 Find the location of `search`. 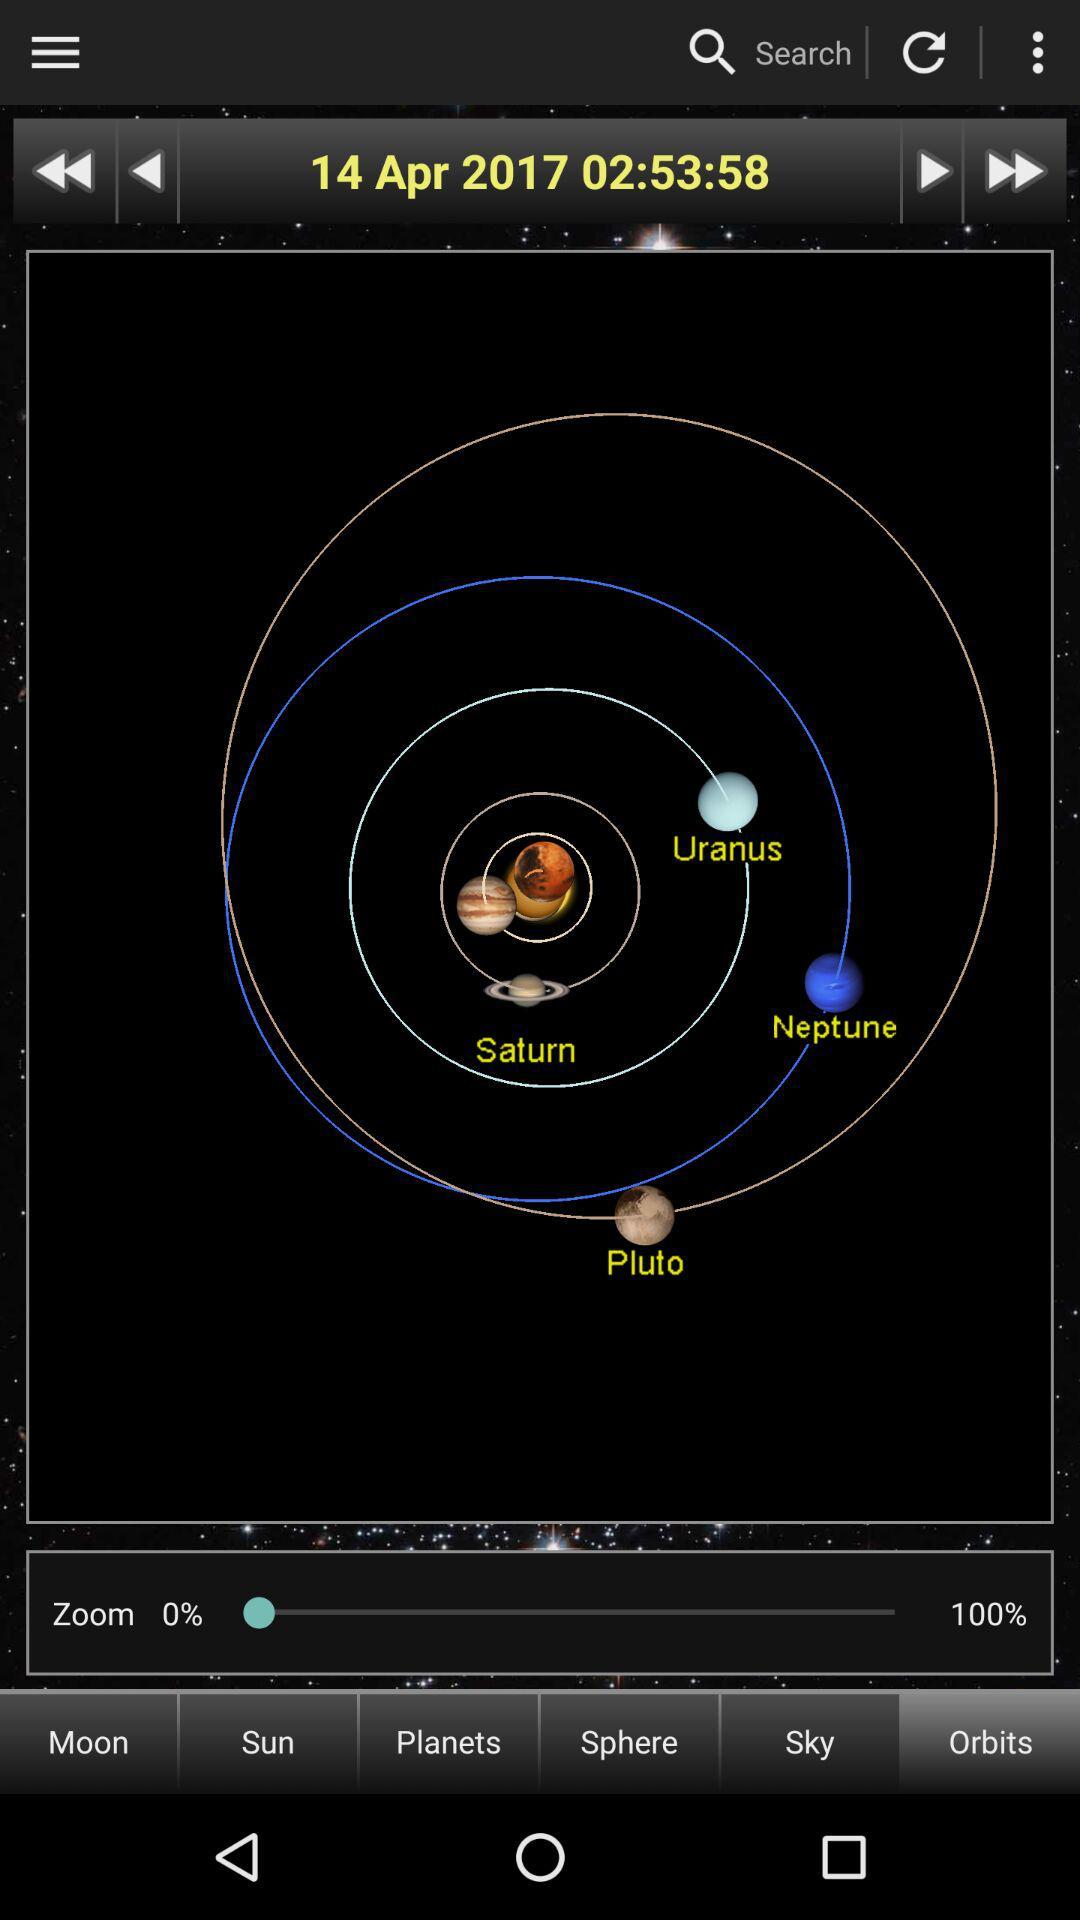

search is located at coordinates (712, 52).